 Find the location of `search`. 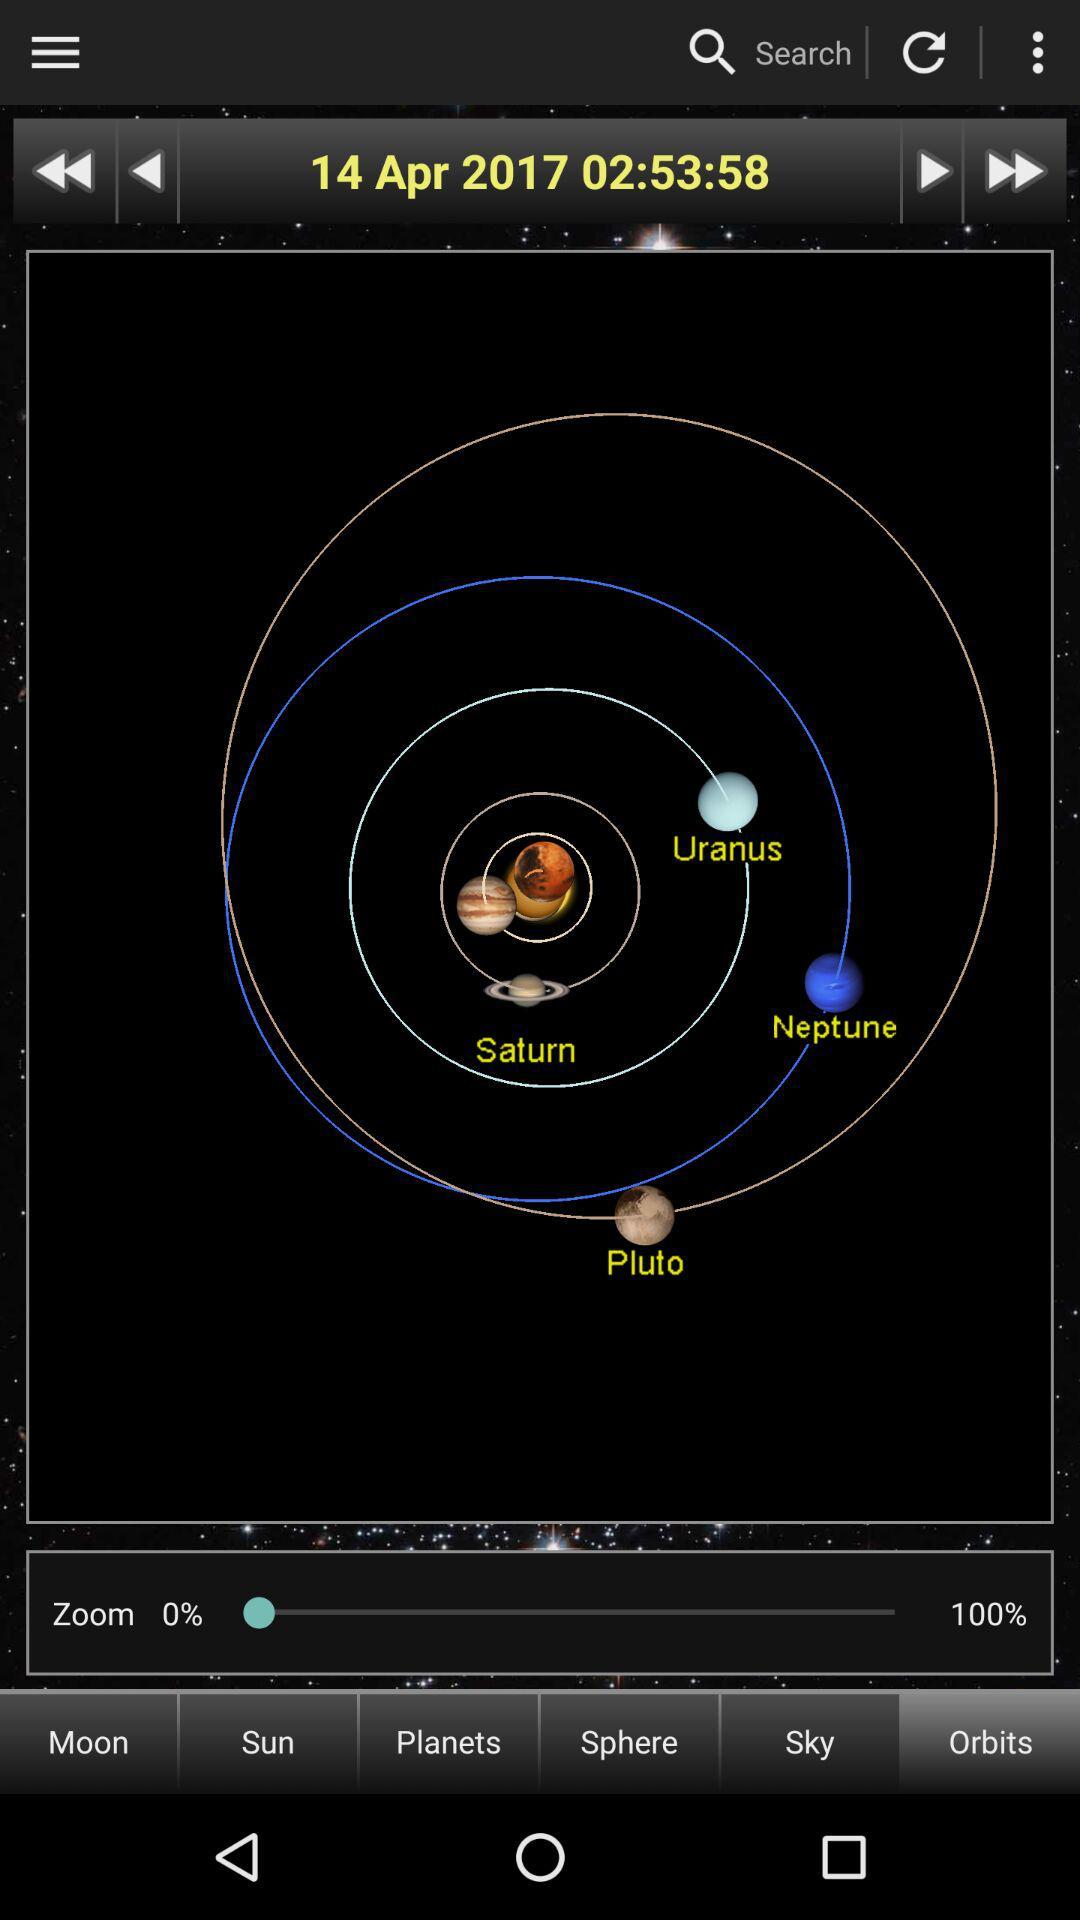

search is located at coordinates (712, 52).